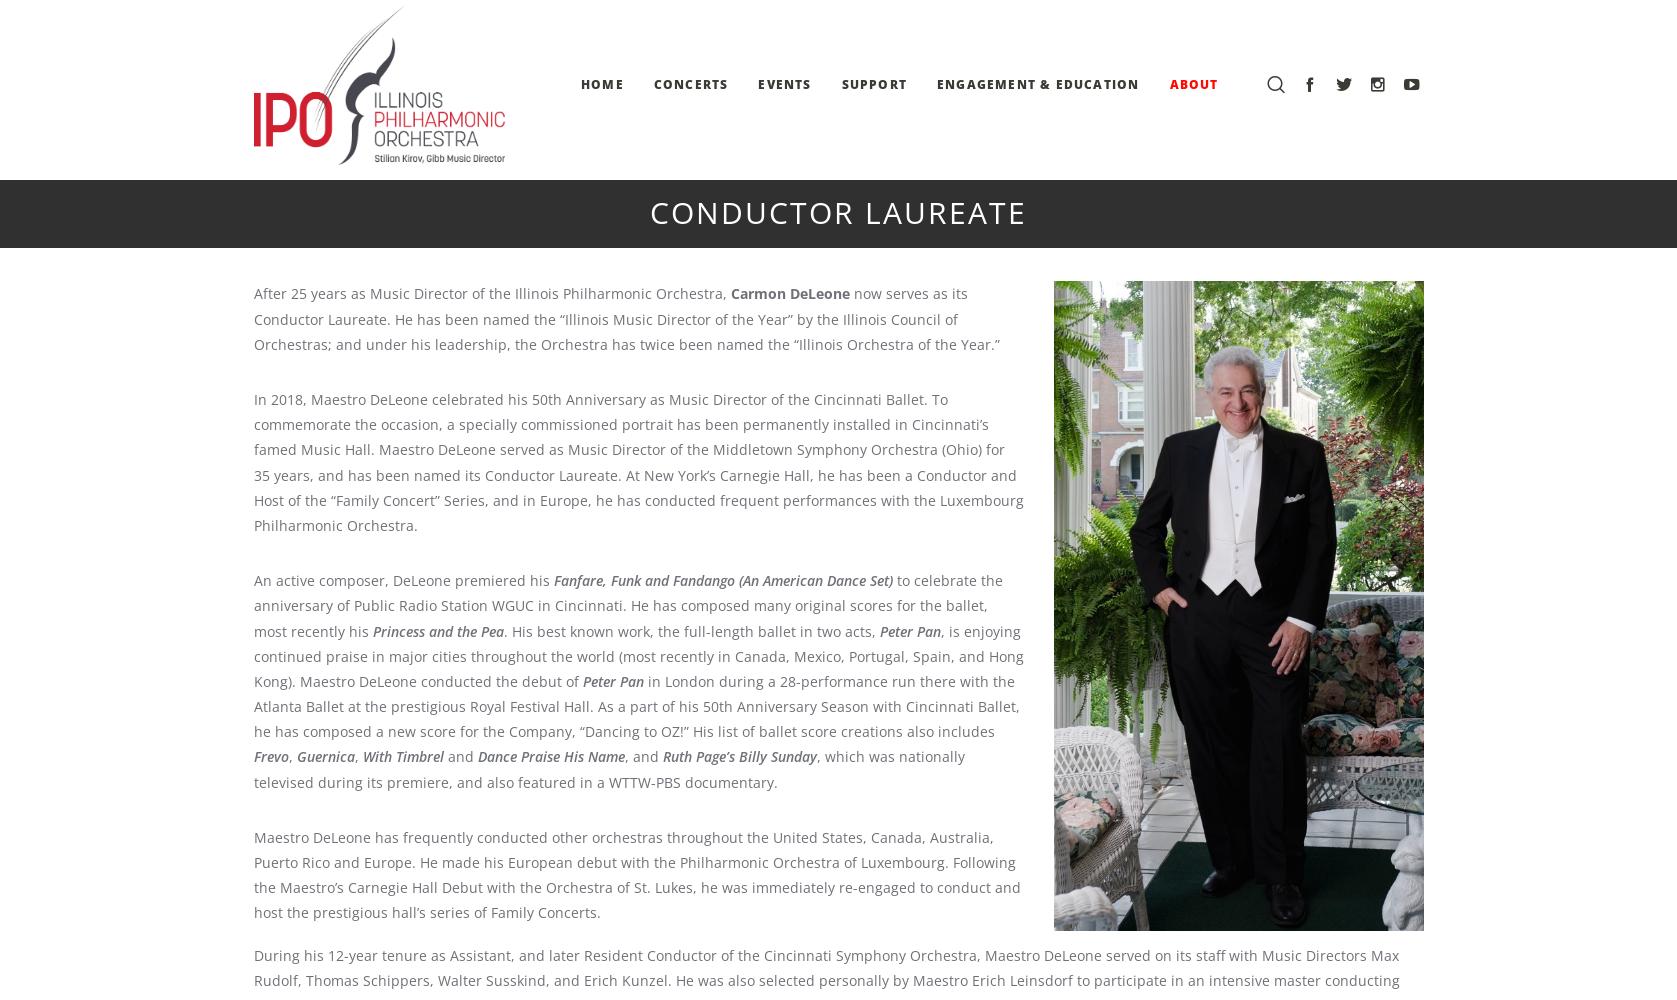 This screenshot has height=1000, width=1677. Describe the element at coordinates (722, 579) in the screenshot. I see `'Fanfare, Funk and Fandango (An American Dance Set)'` at that location.